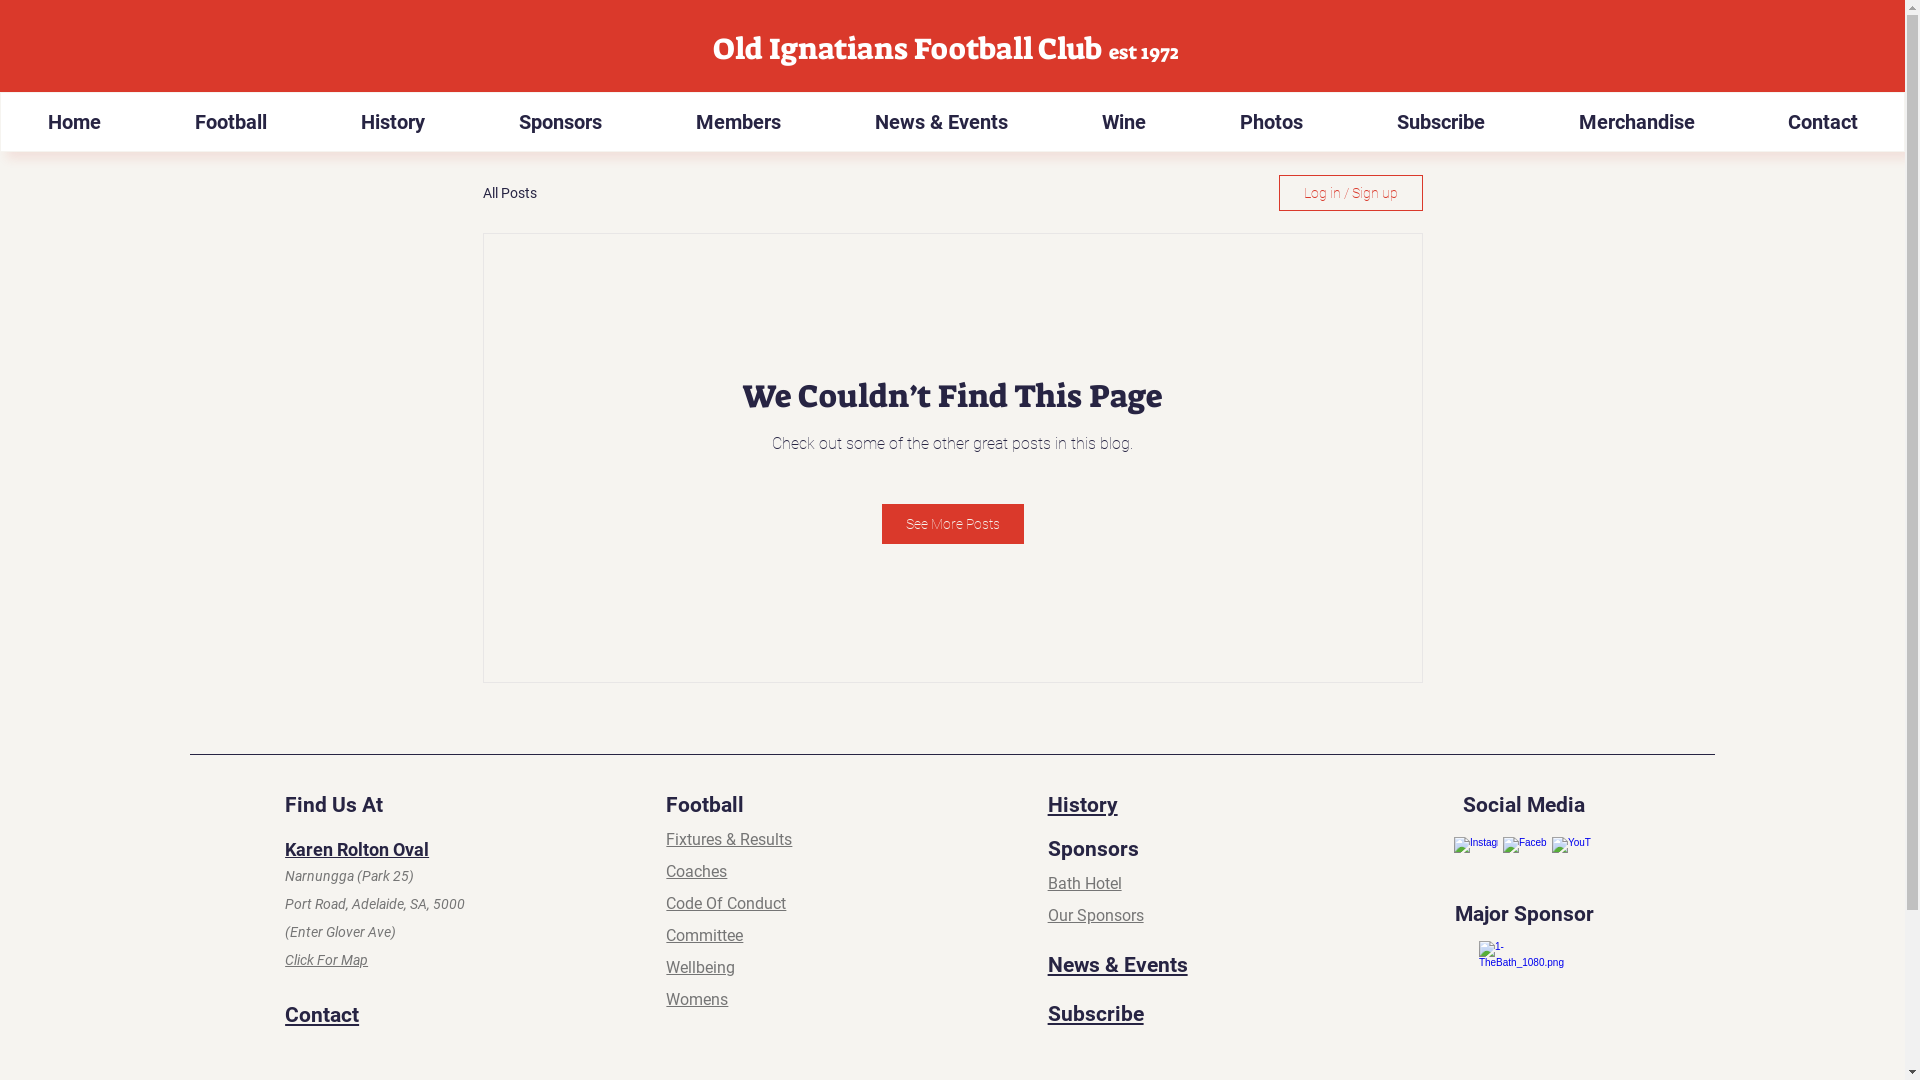  What do you see at coordinates (666, 999) in the screenshot?
I see `'Womens'` at bounding box center [666, 999].